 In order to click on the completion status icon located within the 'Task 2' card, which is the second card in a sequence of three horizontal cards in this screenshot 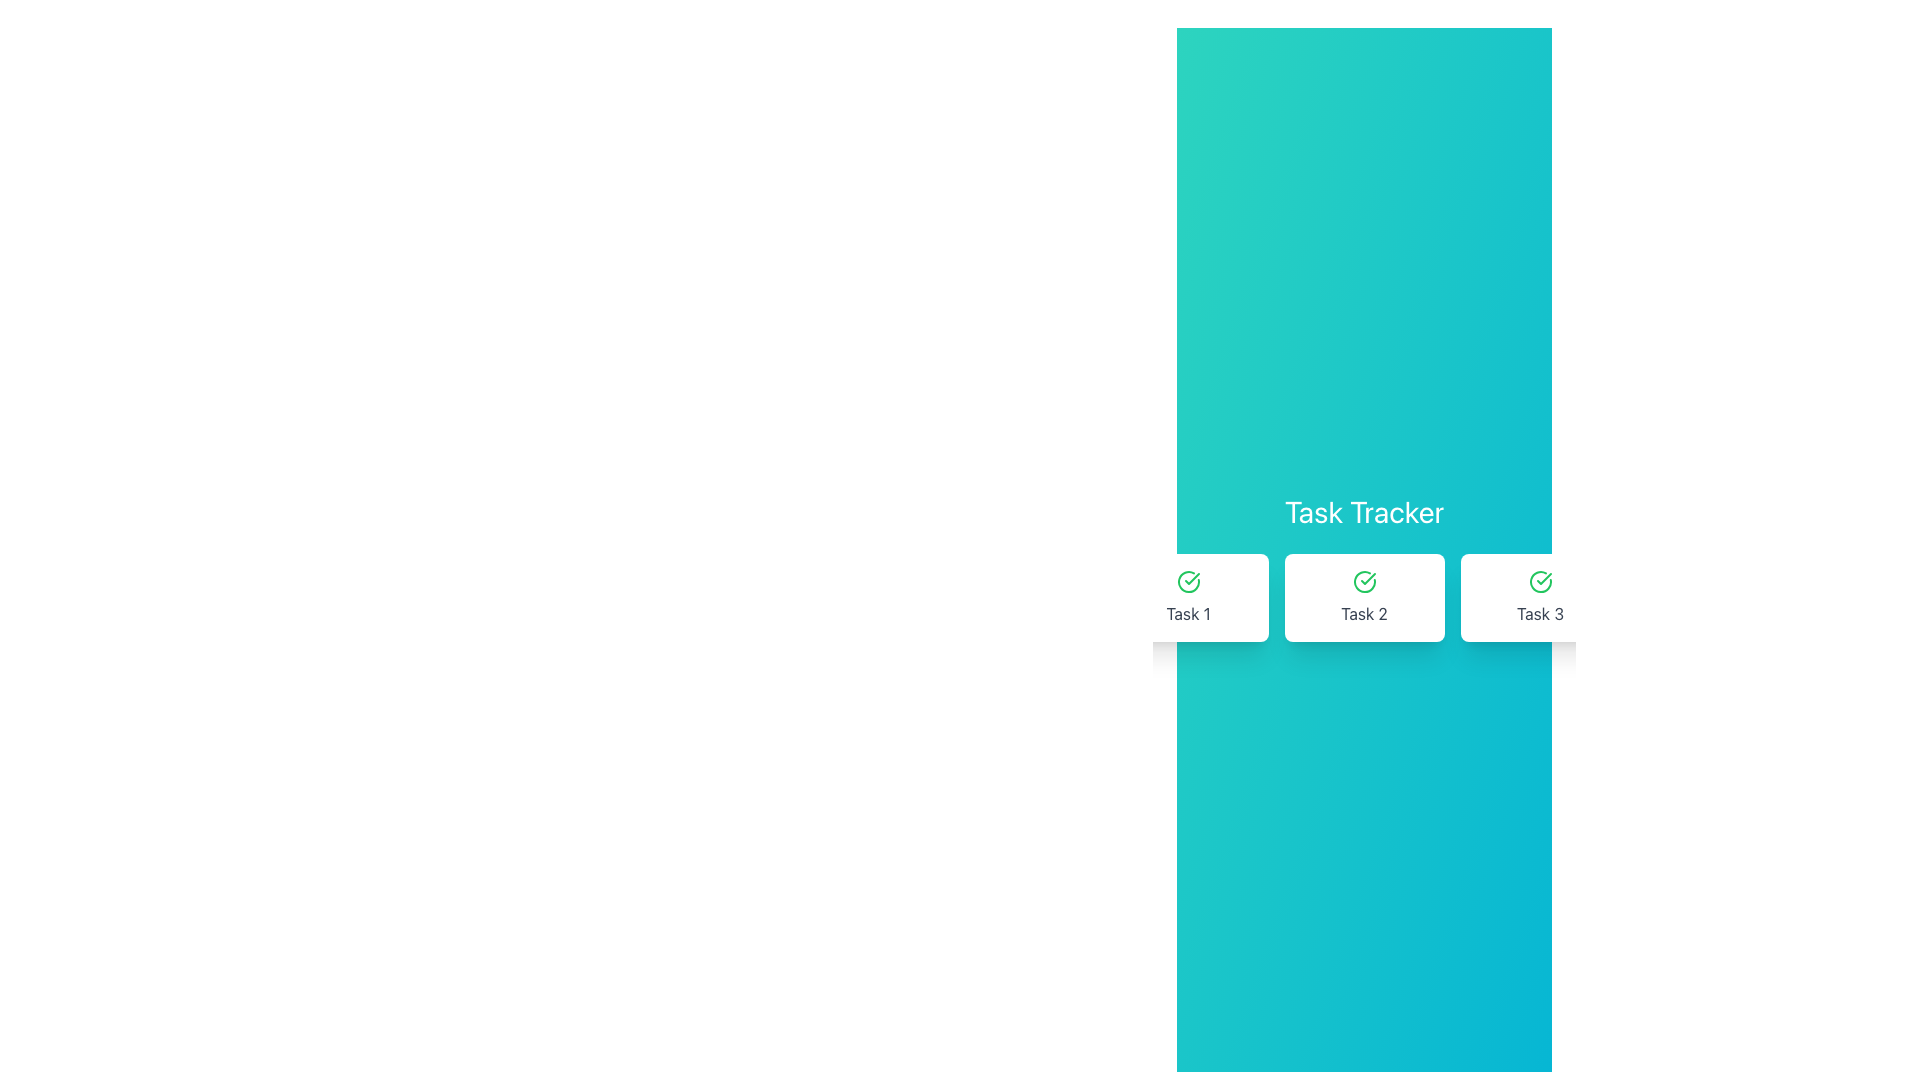, I will do `click(1363, 582)`.